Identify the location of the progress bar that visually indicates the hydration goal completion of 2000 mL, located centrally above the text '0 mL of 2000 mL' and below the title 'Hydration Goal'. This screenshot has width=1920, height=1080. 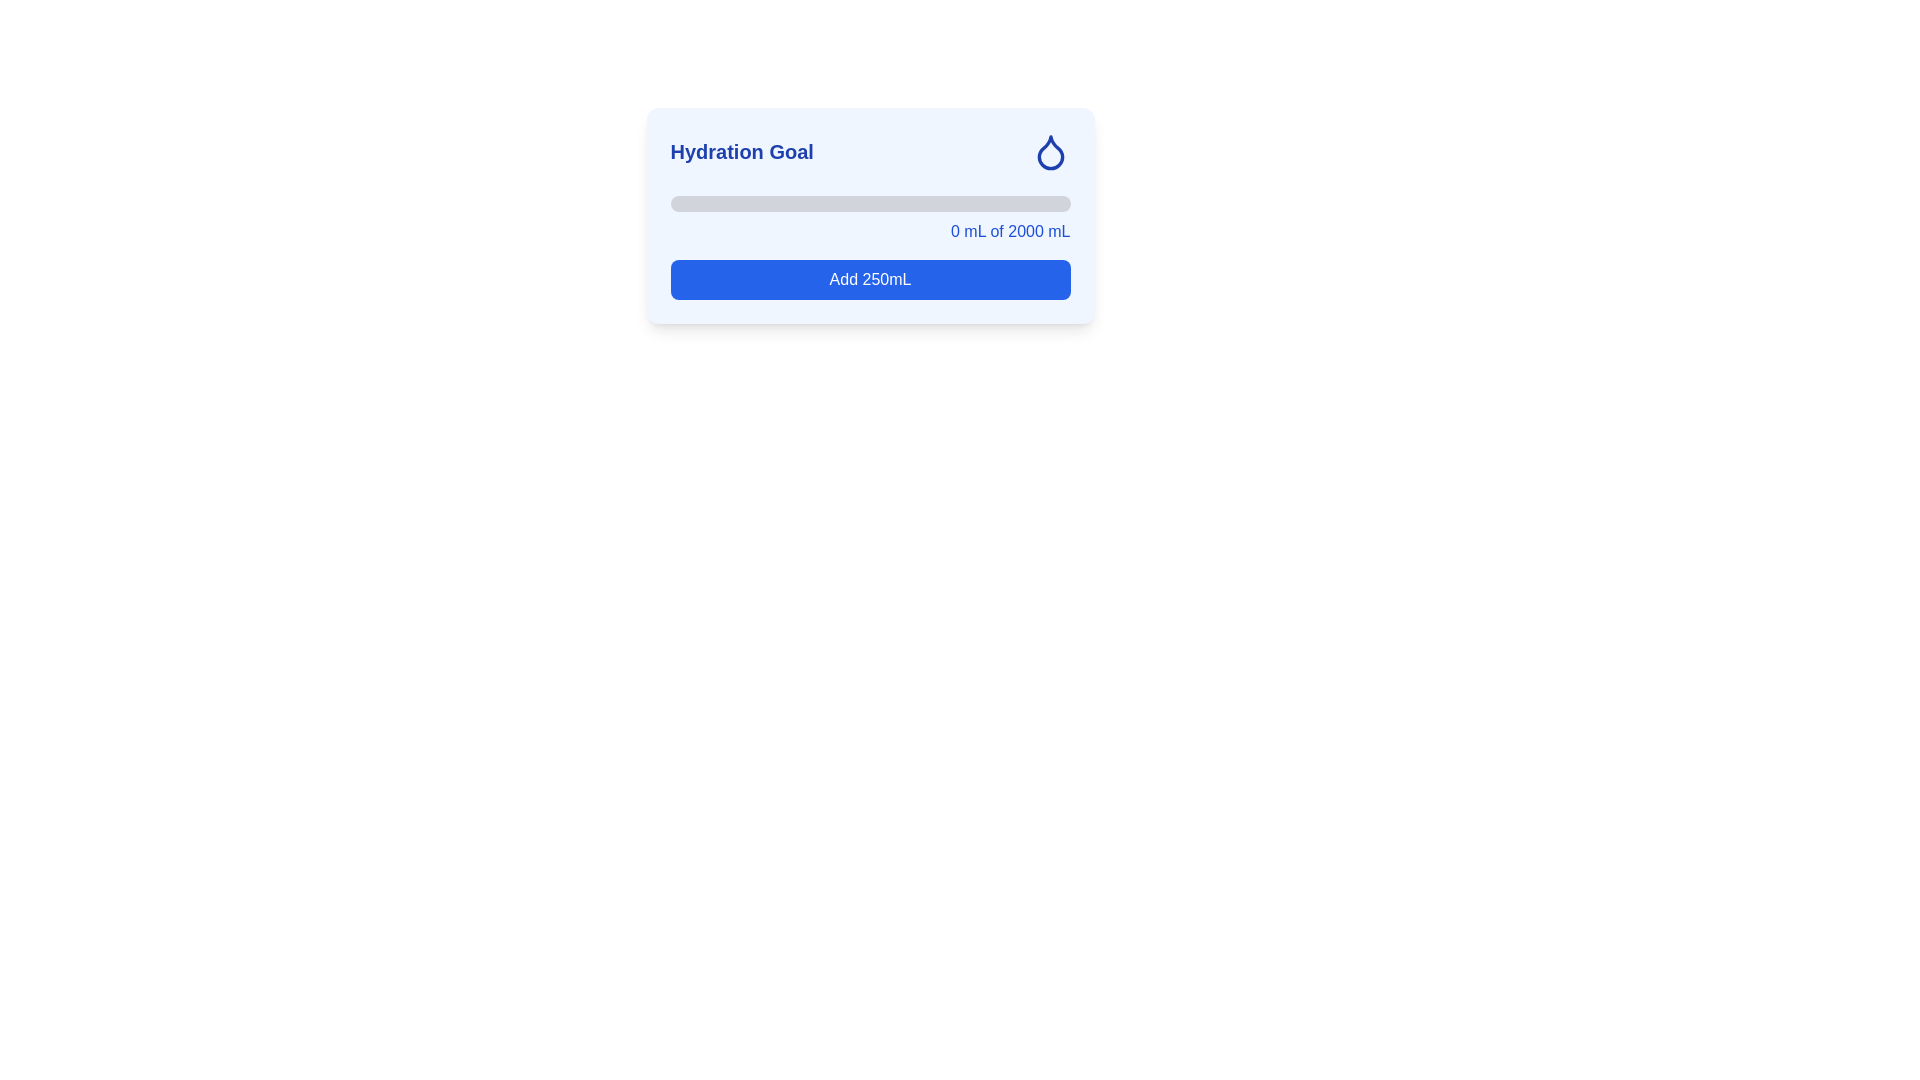
(870, 204).